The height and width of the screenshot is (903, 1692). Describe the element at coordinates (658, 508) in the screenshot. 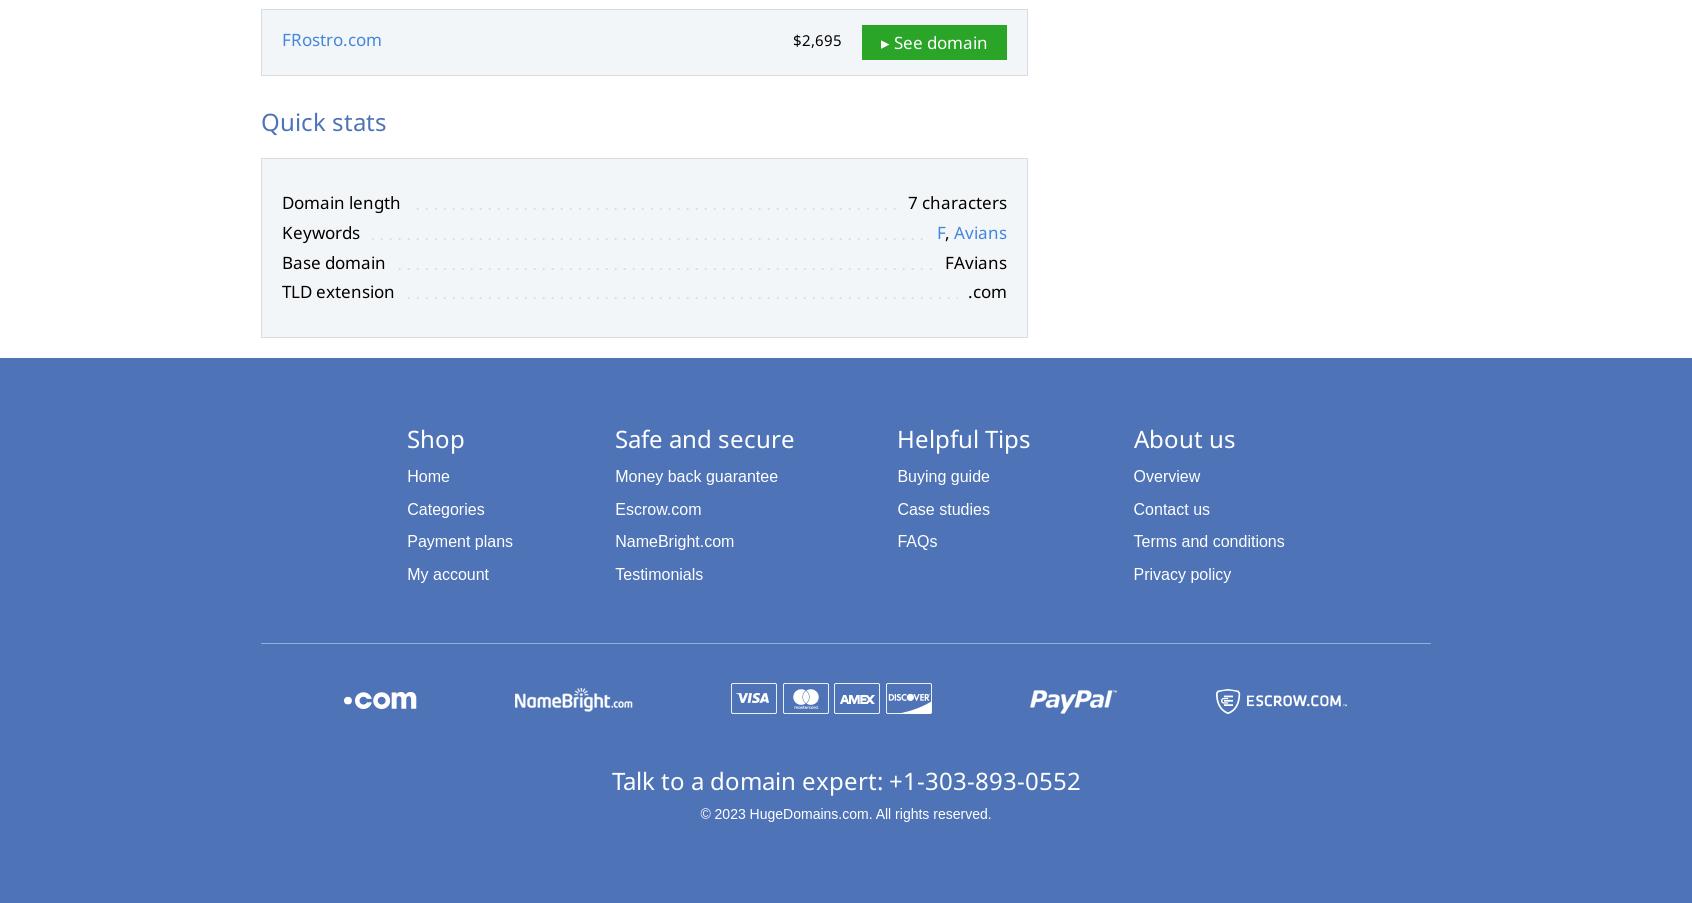

I see `'Escrow.com'` at that location.